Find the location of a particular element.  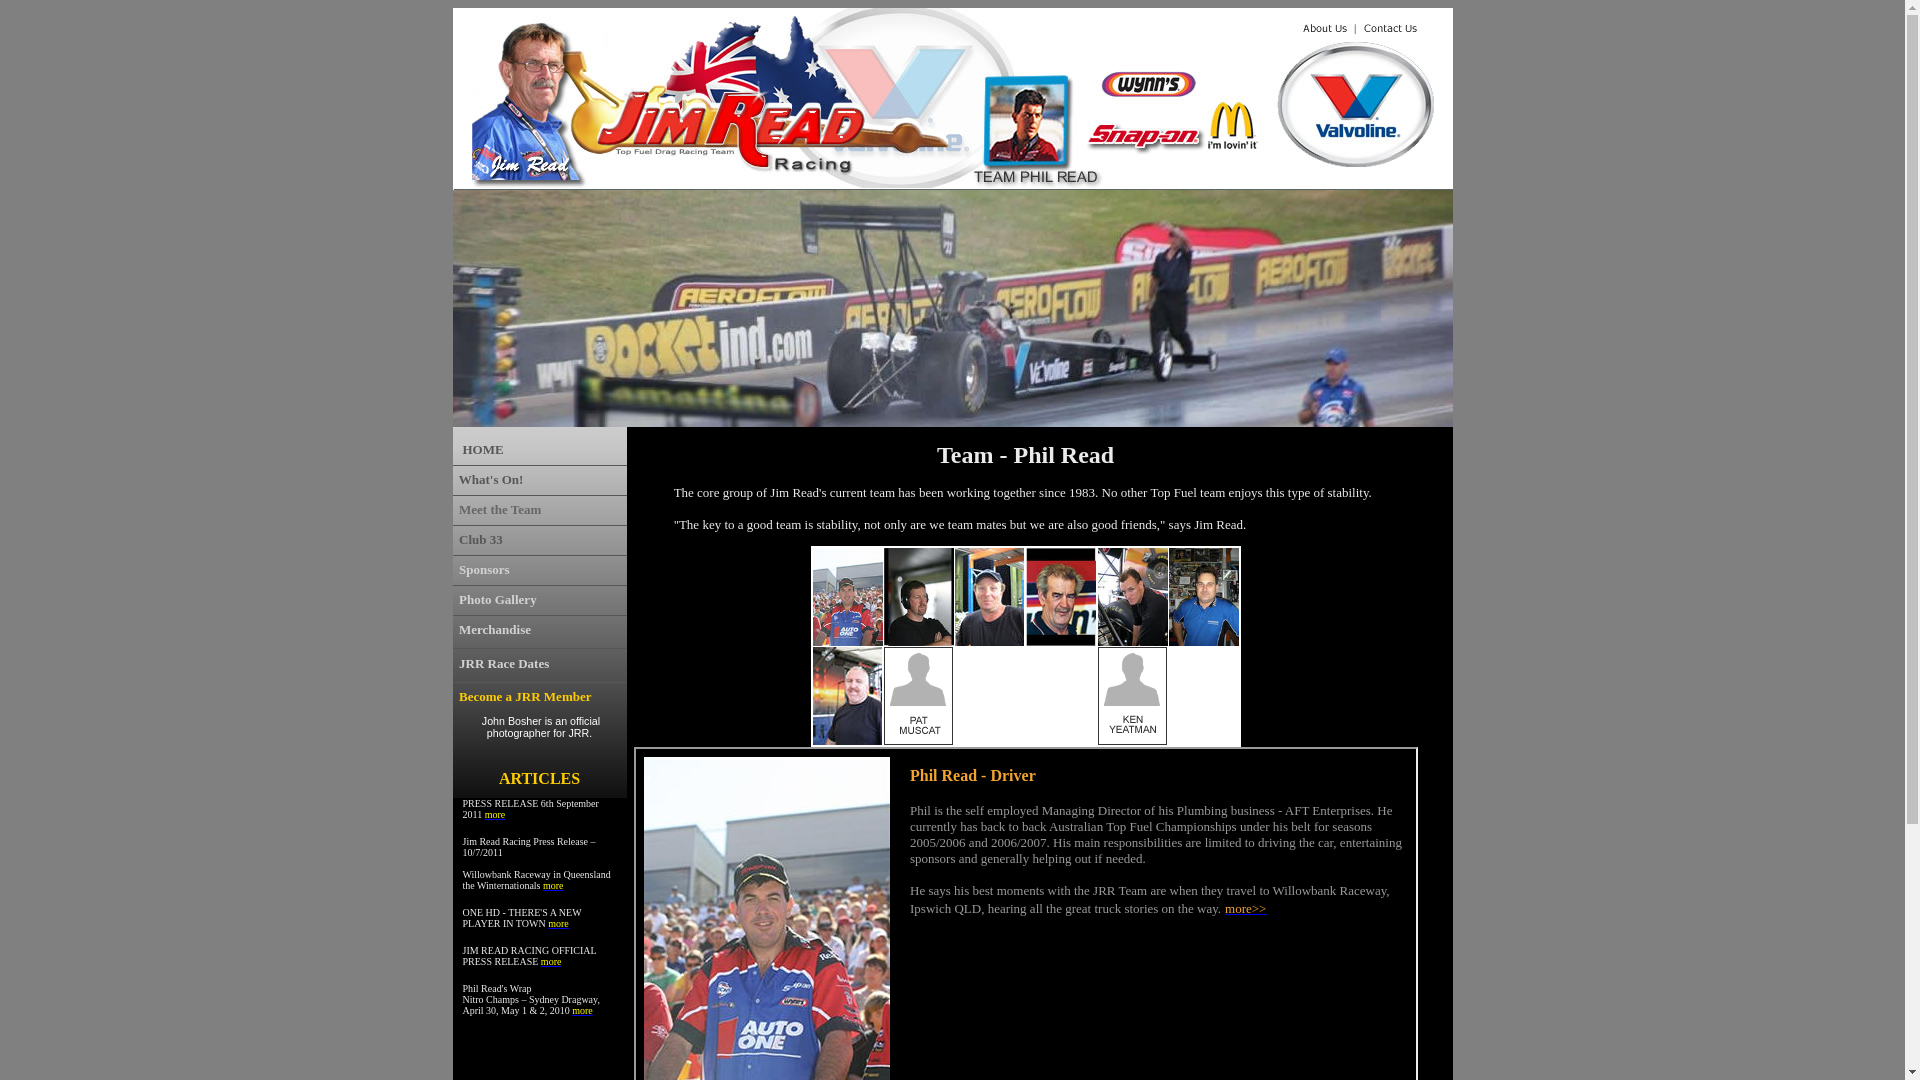

'ore' is located at coordinates (498, 814).